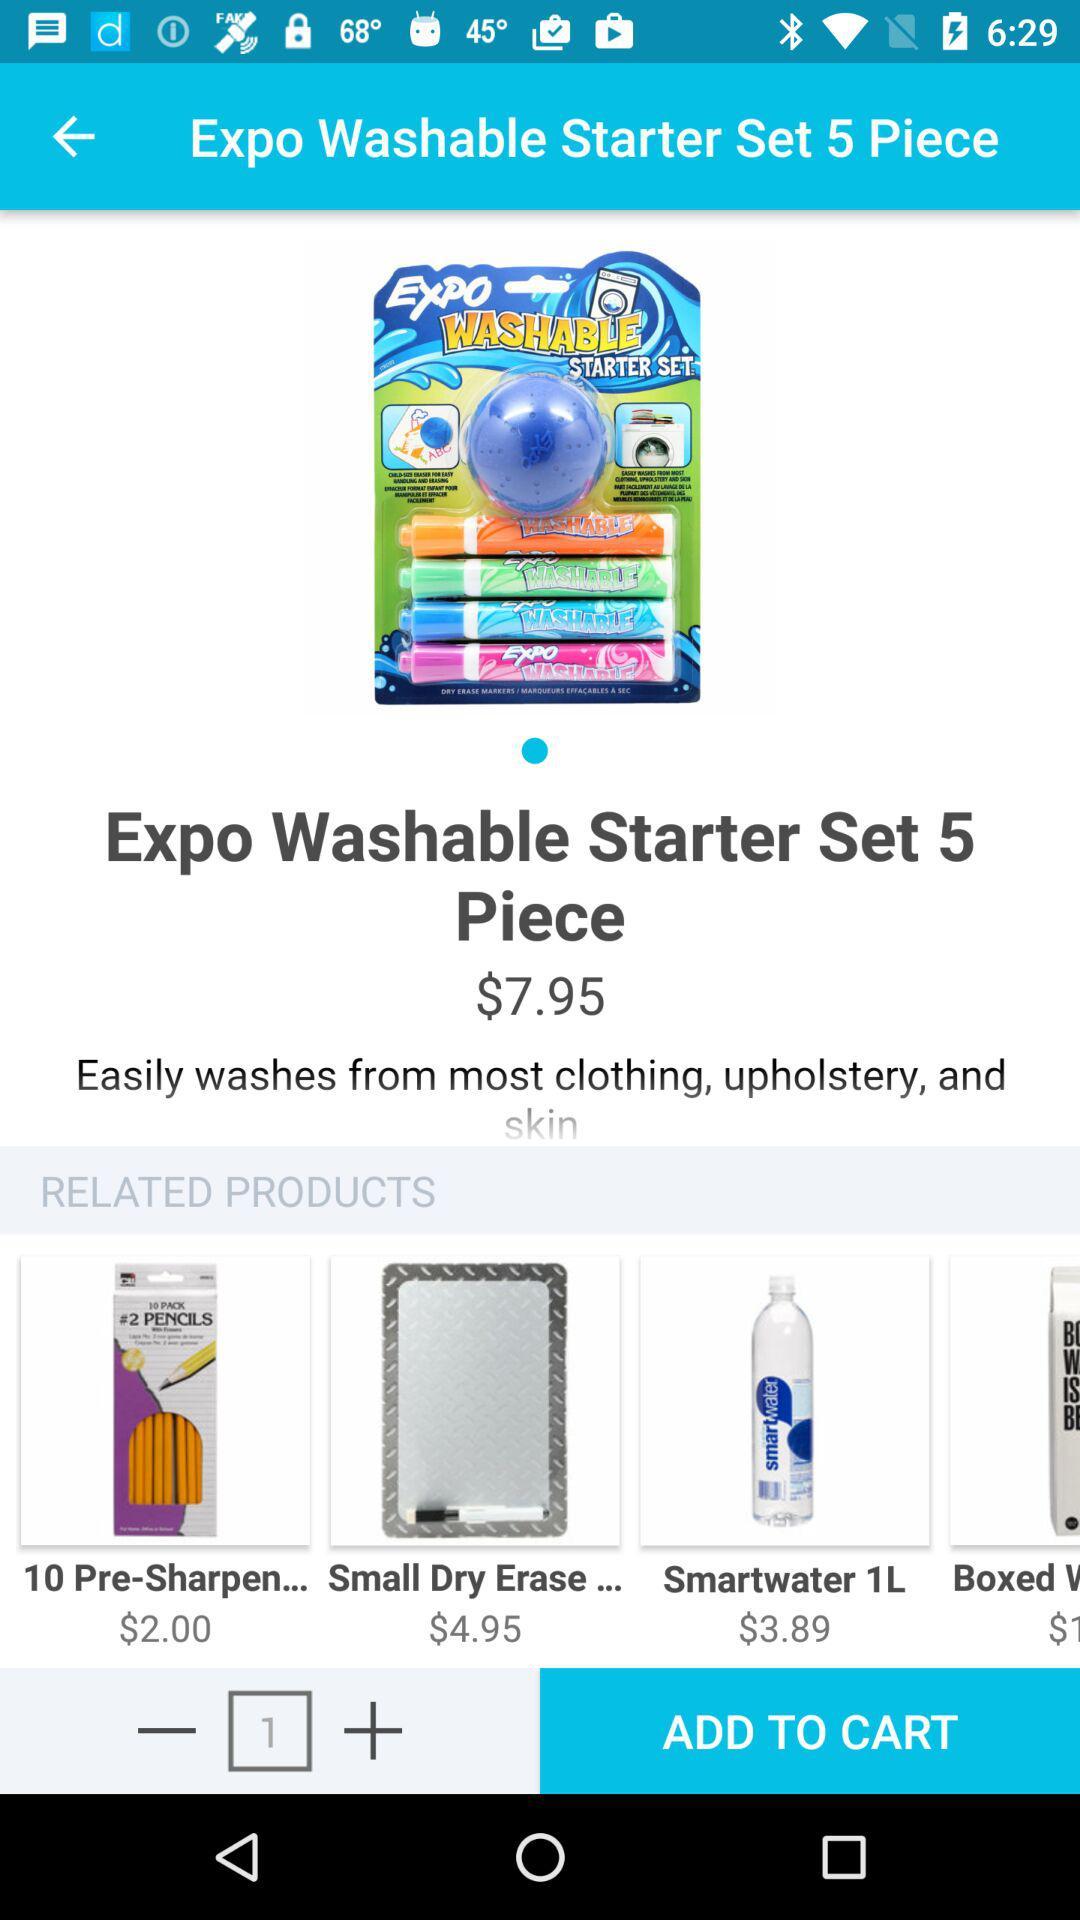 The width and height of the screenshot is (1080, 1920). Describe the element at coordinates (373, 1729) in the screenshot. I see `zoom in the option` at that location.